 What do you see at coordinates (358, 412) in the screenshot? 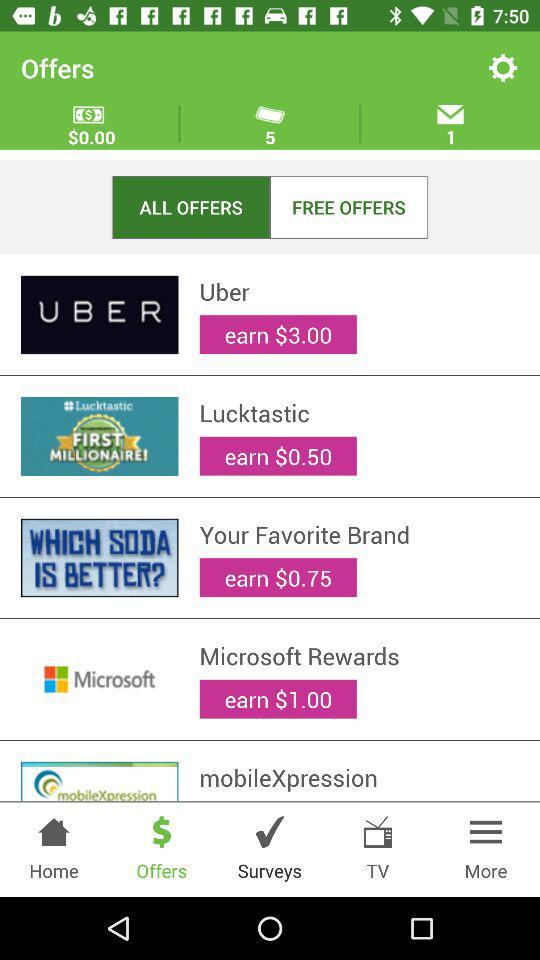
I see `lucktastic icon` at bounding box center [358, 412].